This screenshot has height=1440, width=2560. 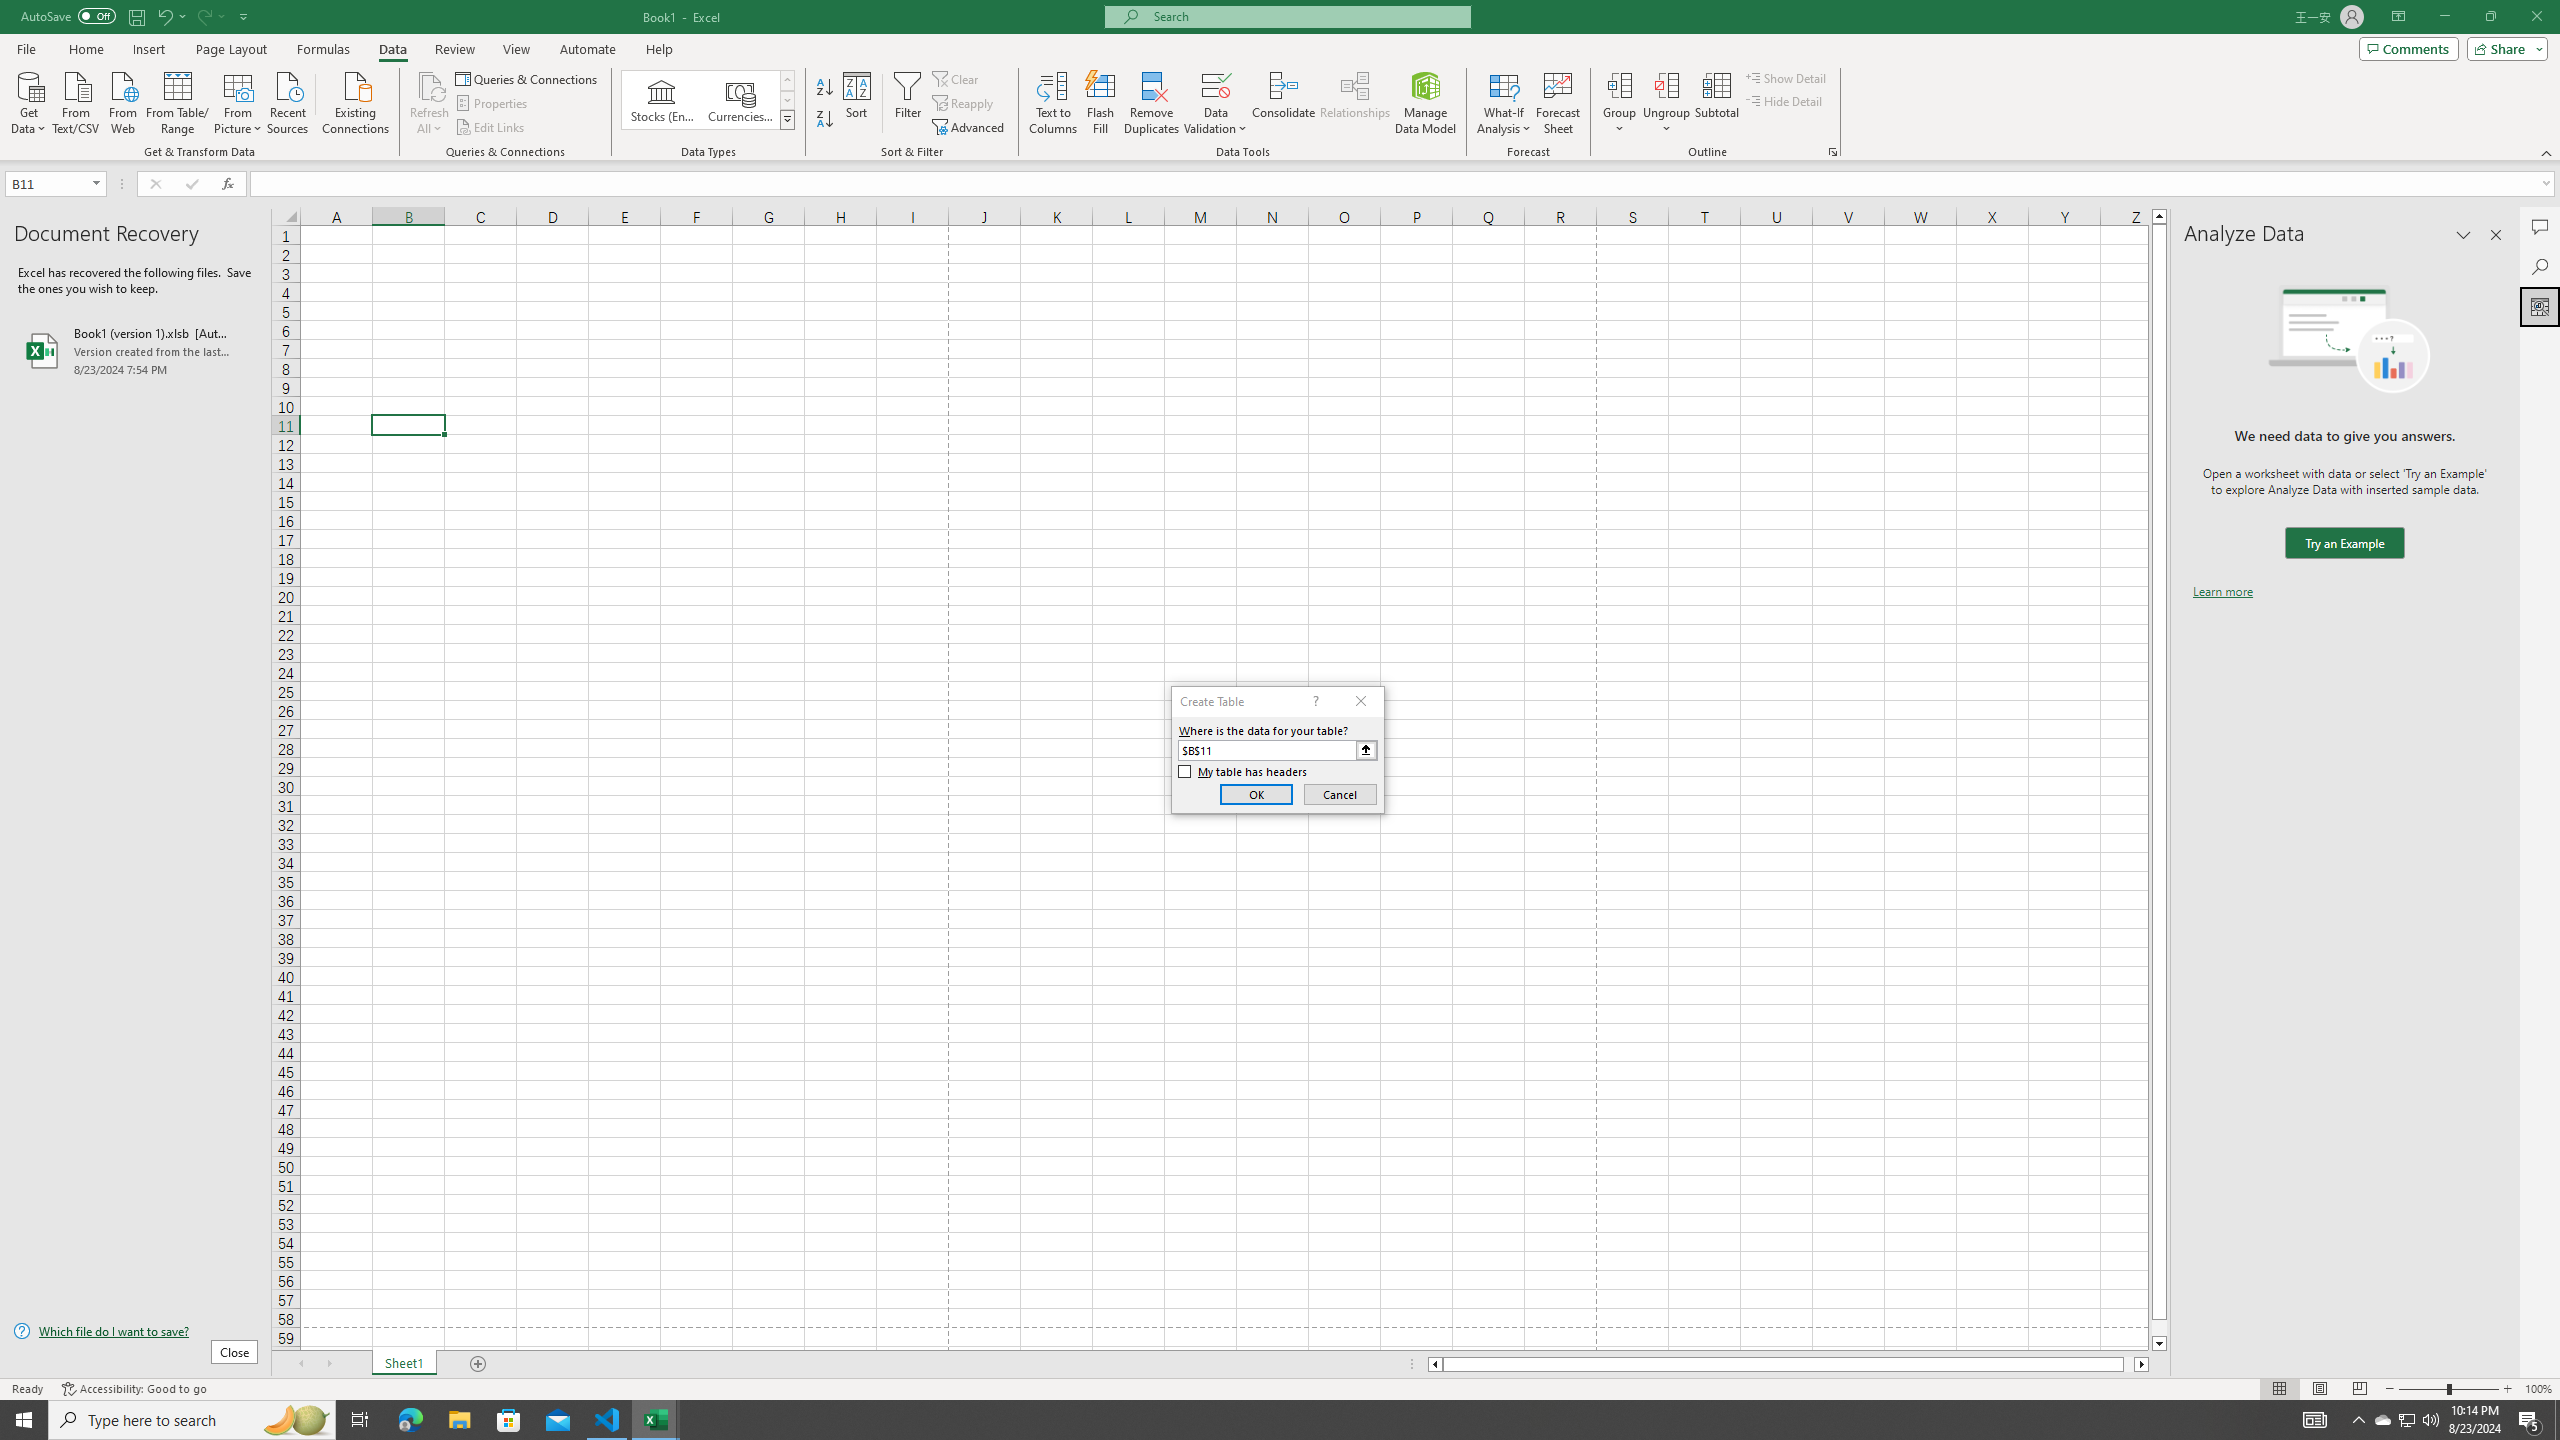 What do you see at coordinates (1283, 103) in the screenshot?
I see `'Consolidate...'` at bounding box center [1283, 103].